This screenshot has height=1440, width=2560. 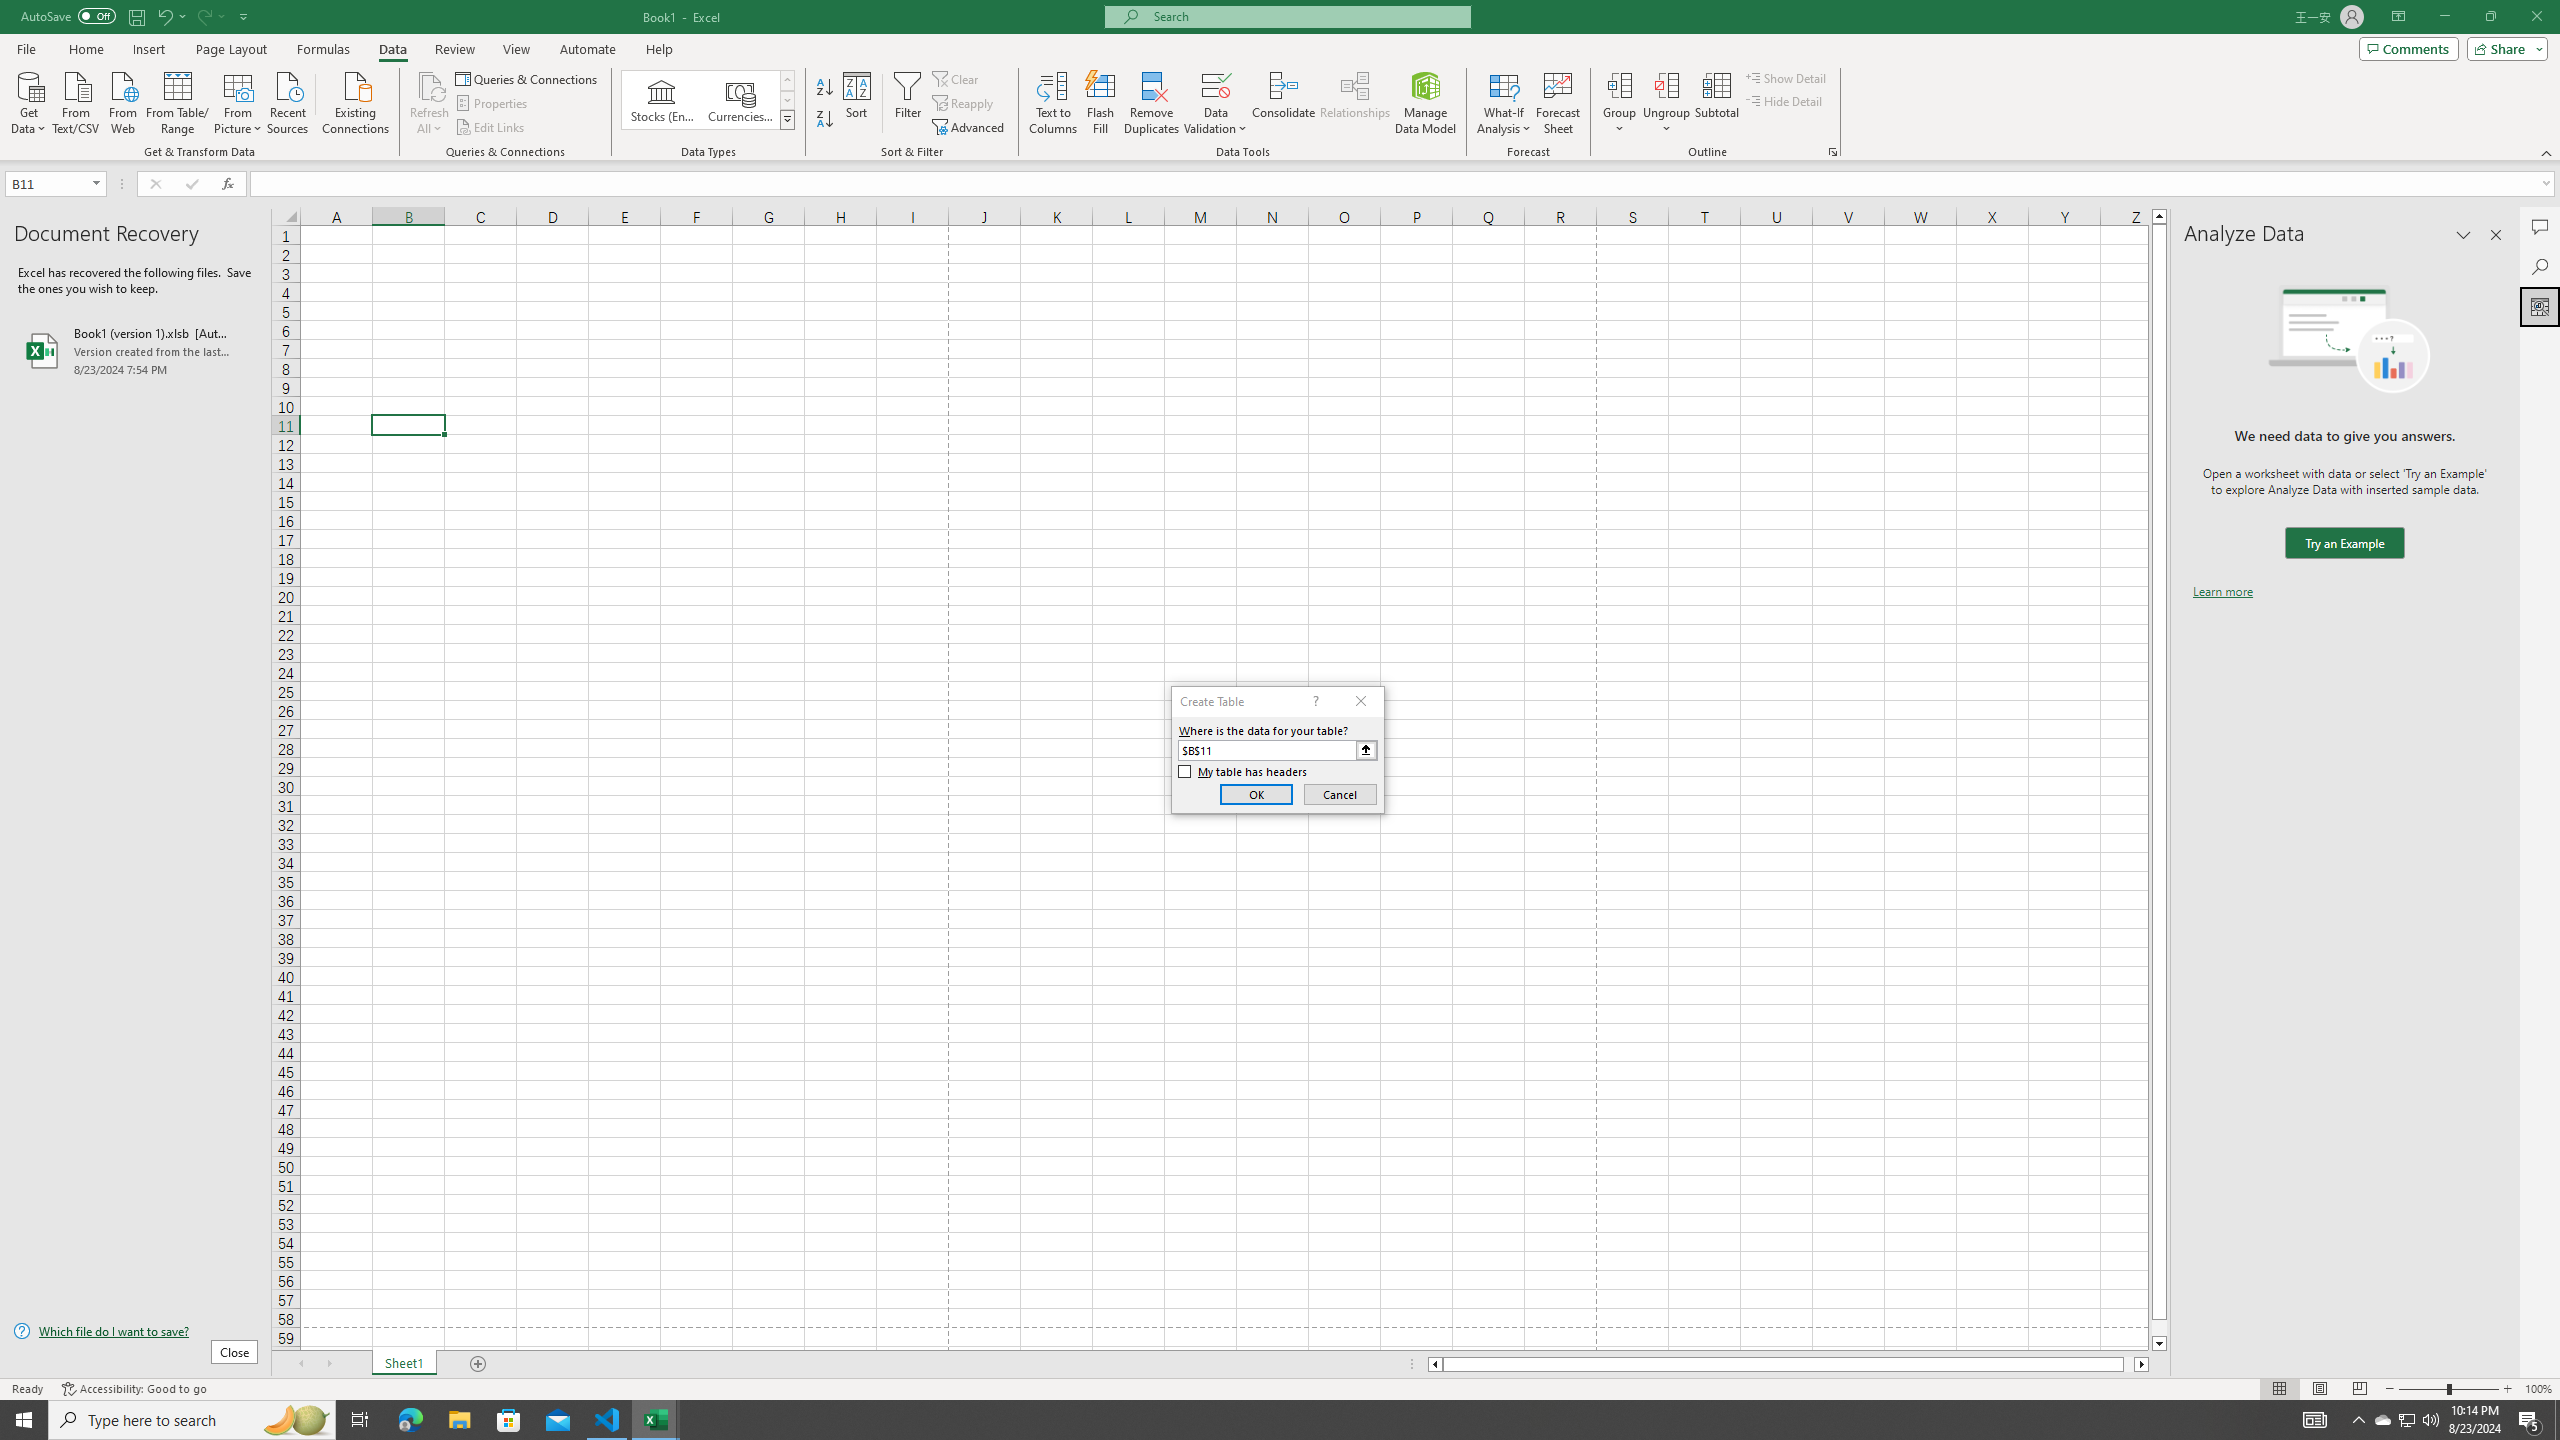 What do you see at coordinates (1283, 103) in the screenshot?
I see `'Consolidate...'` at bounding box center [1283, 103].